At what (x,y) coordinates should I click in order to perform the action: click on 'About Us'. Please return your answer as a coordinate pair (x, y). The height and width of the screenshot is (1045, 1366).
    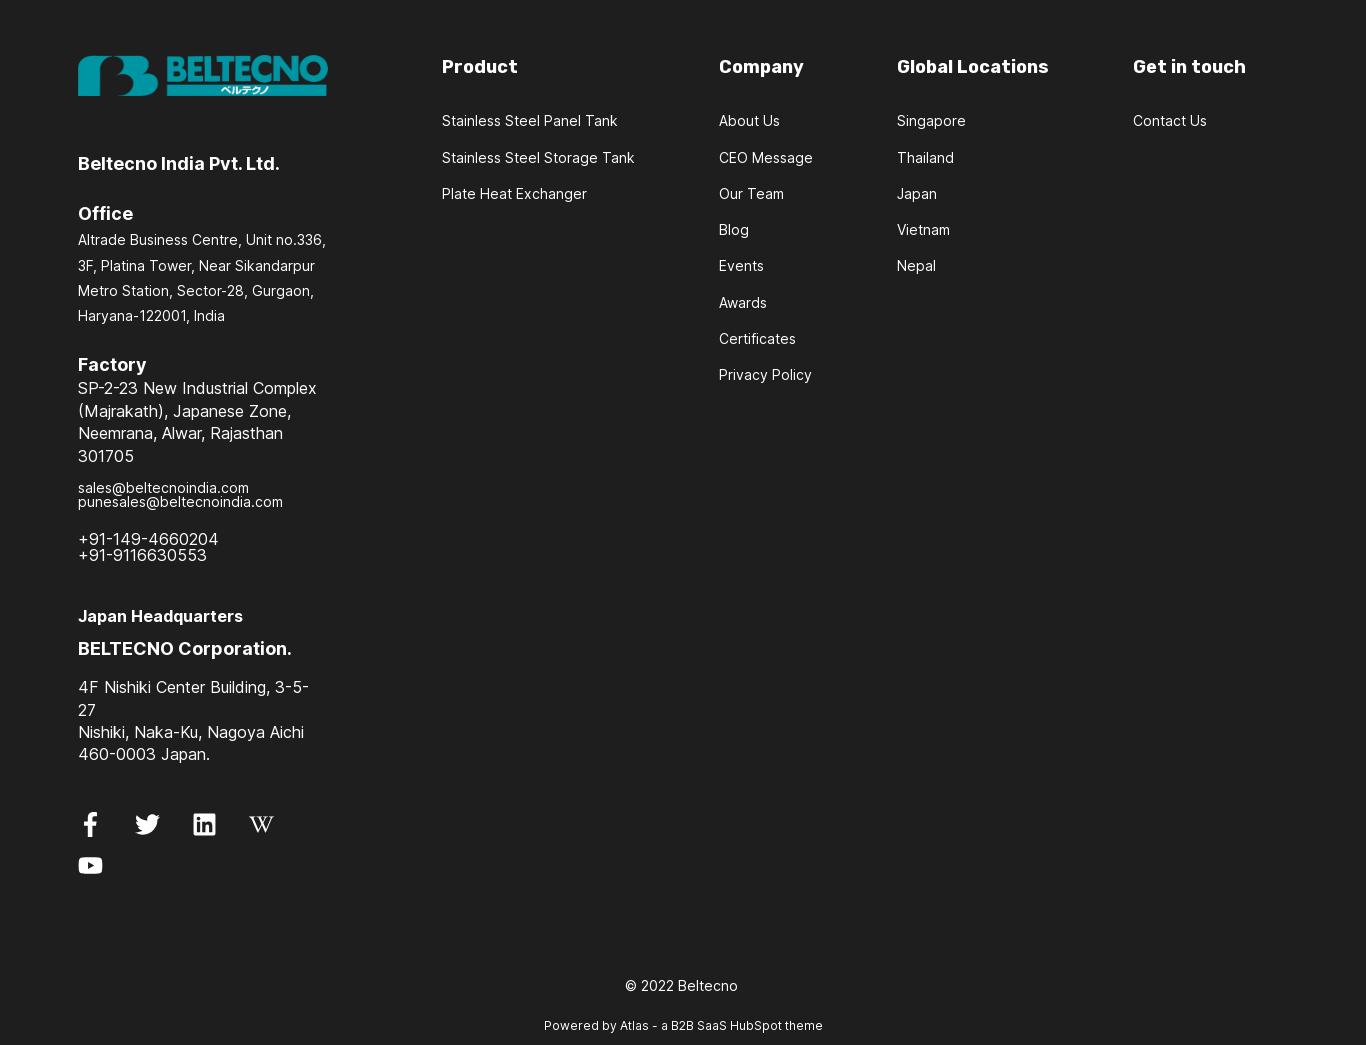
    Looking at the image, I should click on (749, 119).